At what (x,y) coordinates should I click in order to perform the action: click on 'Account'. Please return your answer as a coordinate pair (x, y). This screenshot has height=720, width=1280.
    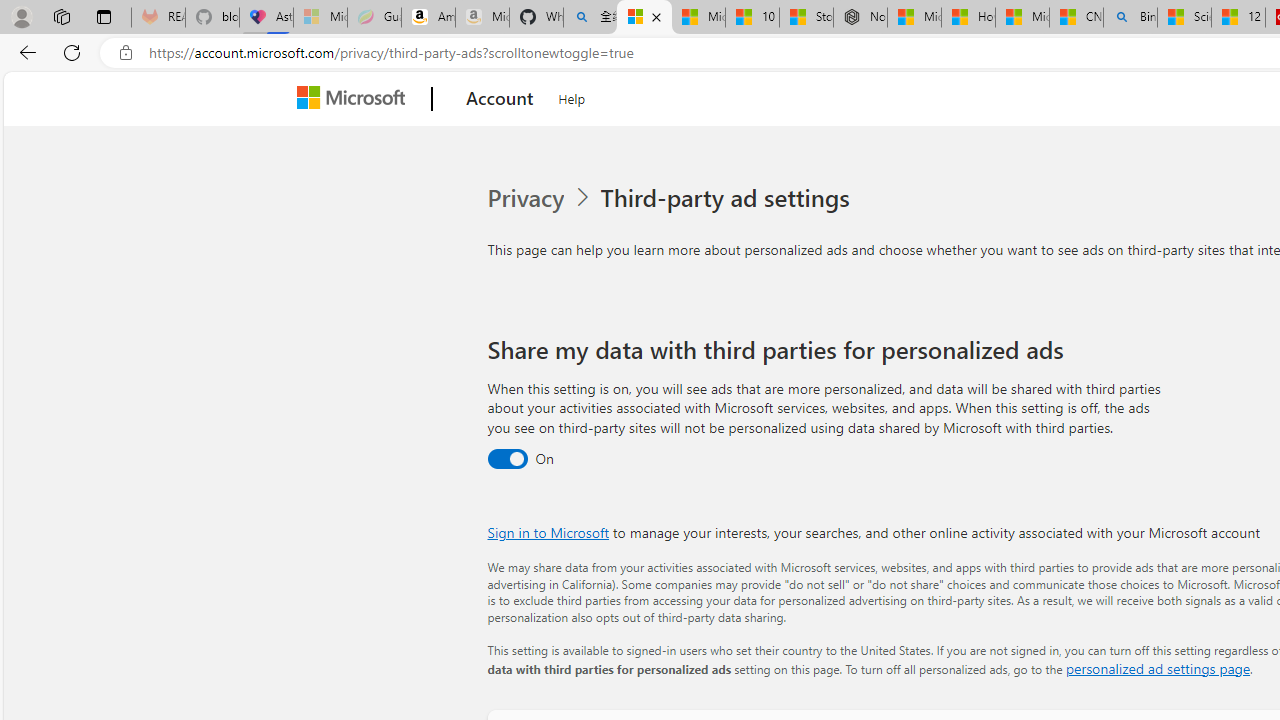
    Looking at the image, I should click on (499, 99).